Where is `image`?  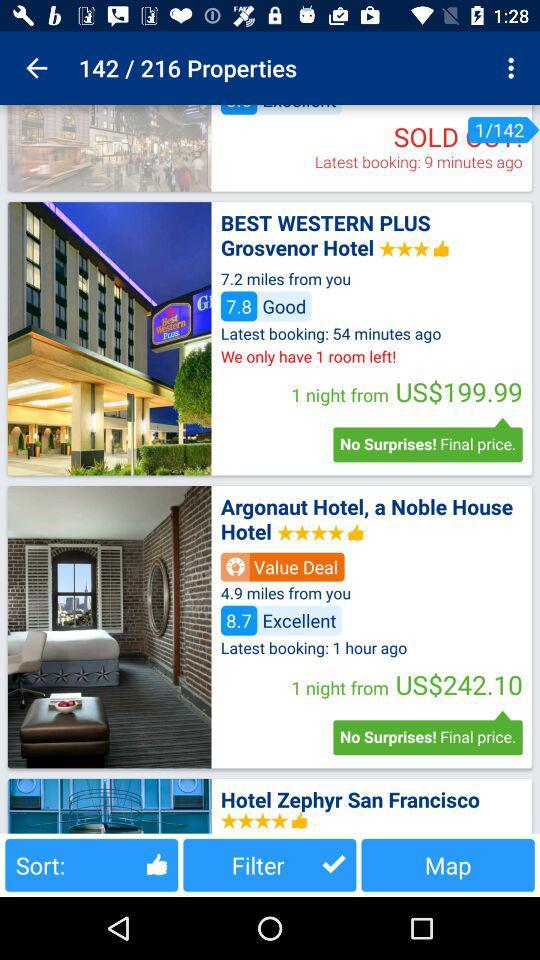 image is located at coordinates (109, 147).